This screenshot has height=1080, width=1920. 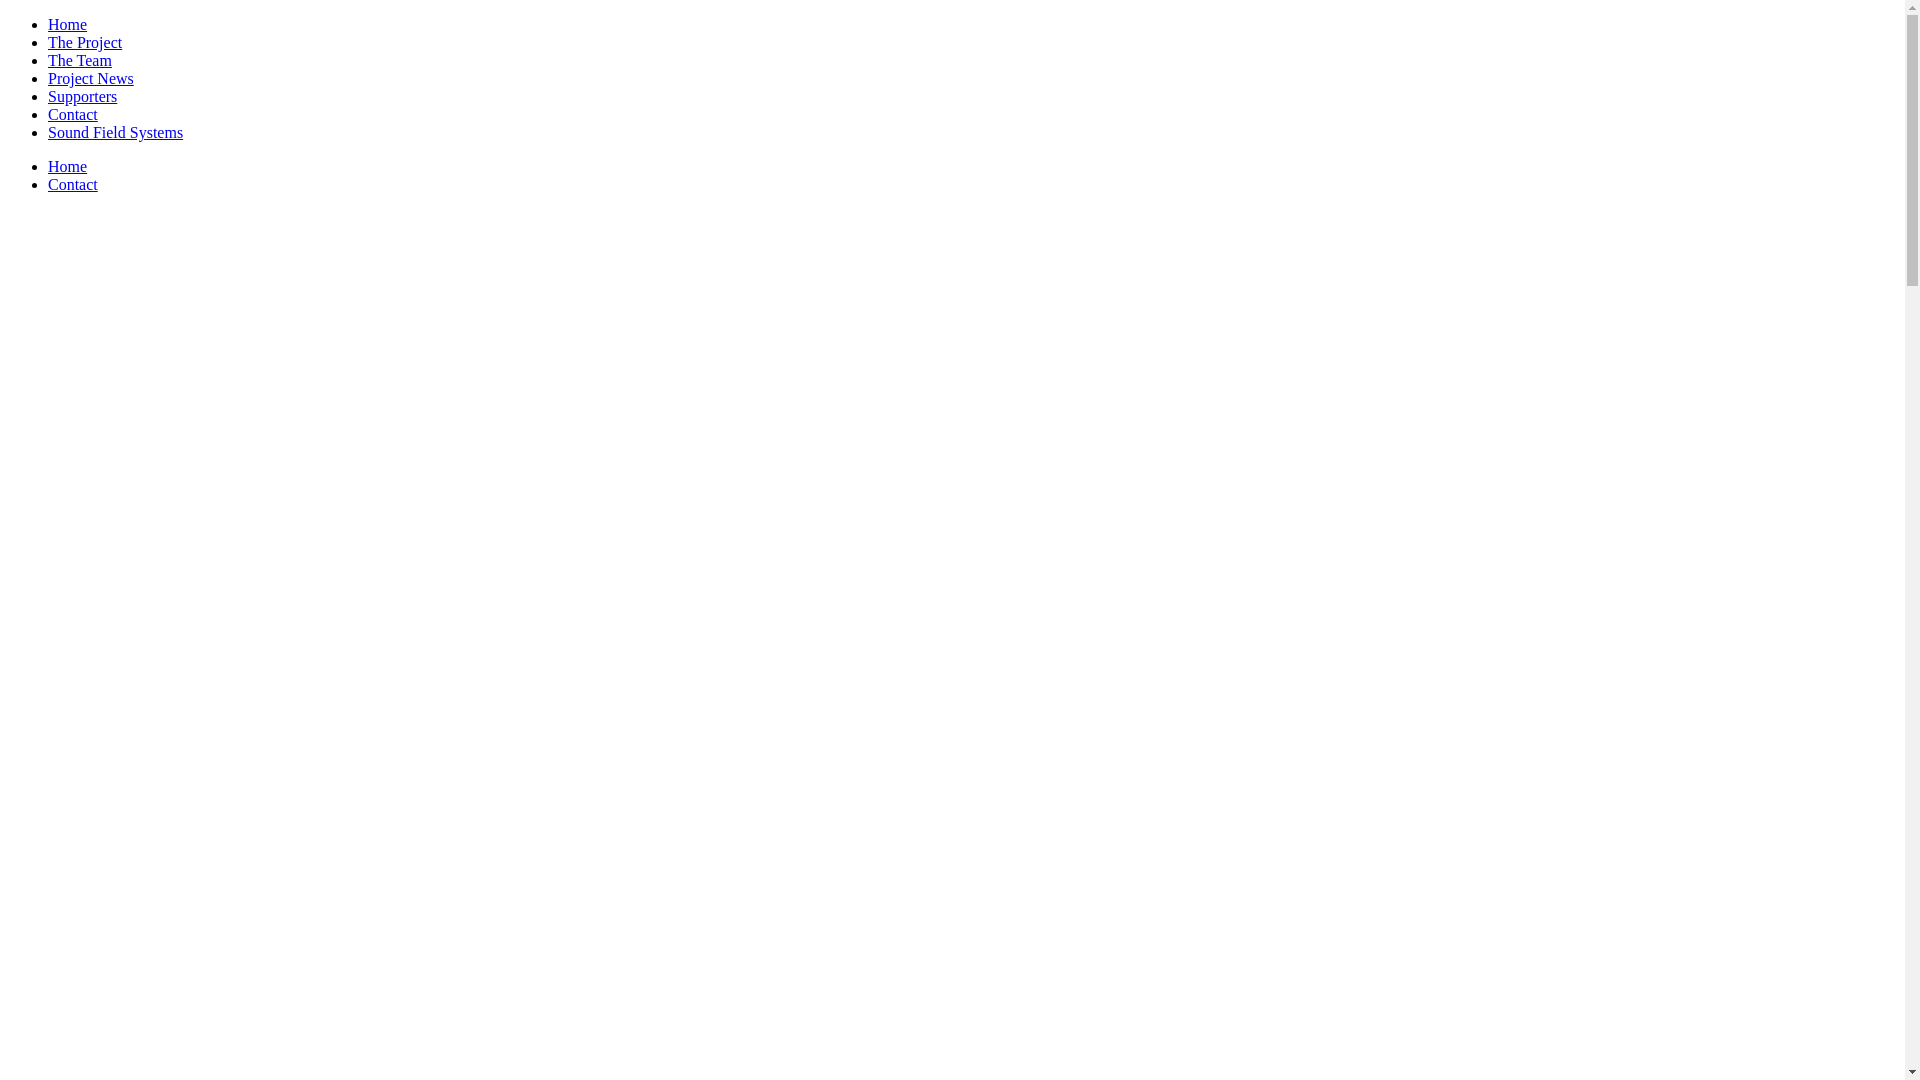 I want to click on 'Contact', so click(x=72, y=114).